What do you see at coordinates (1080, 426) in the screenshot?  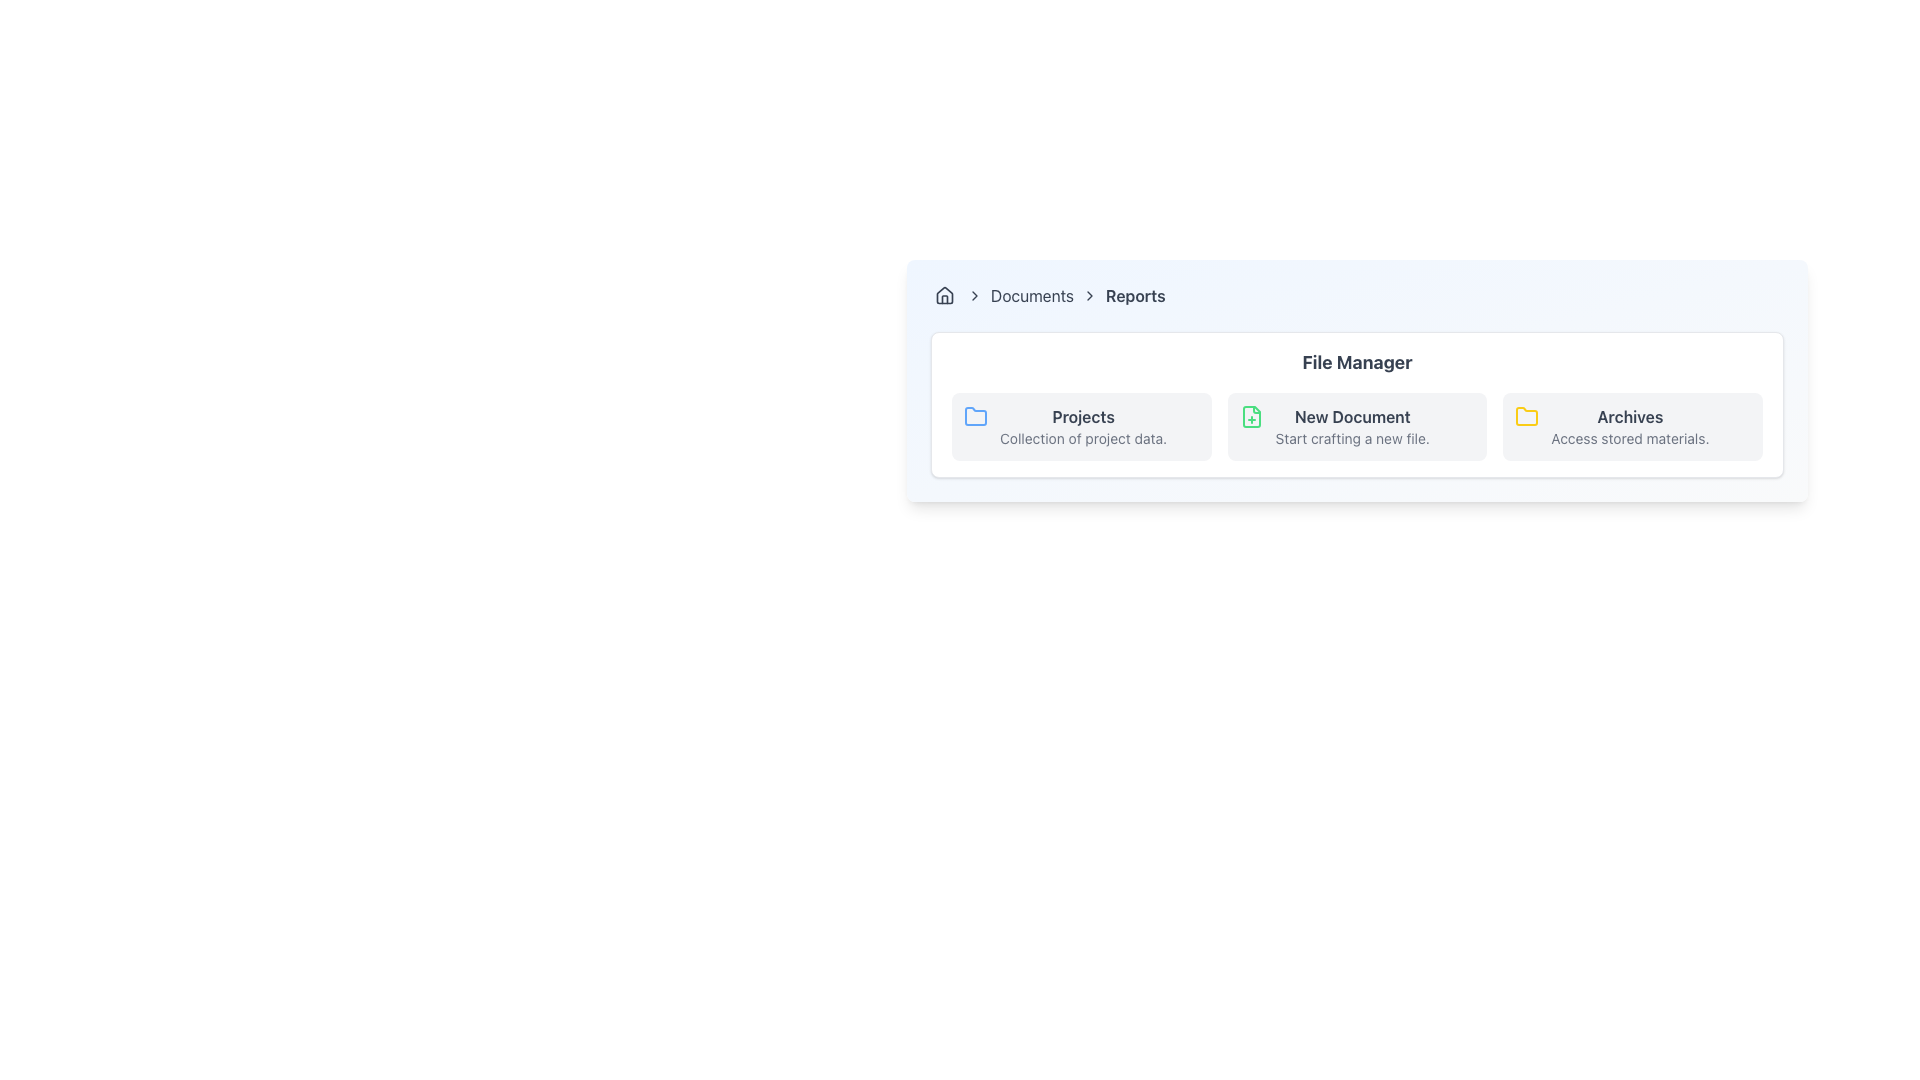 I see `the 'Projects' category card, which is the first card in the horizontal layout under the 'File Manager' section` at bounding box center [1080, 426].